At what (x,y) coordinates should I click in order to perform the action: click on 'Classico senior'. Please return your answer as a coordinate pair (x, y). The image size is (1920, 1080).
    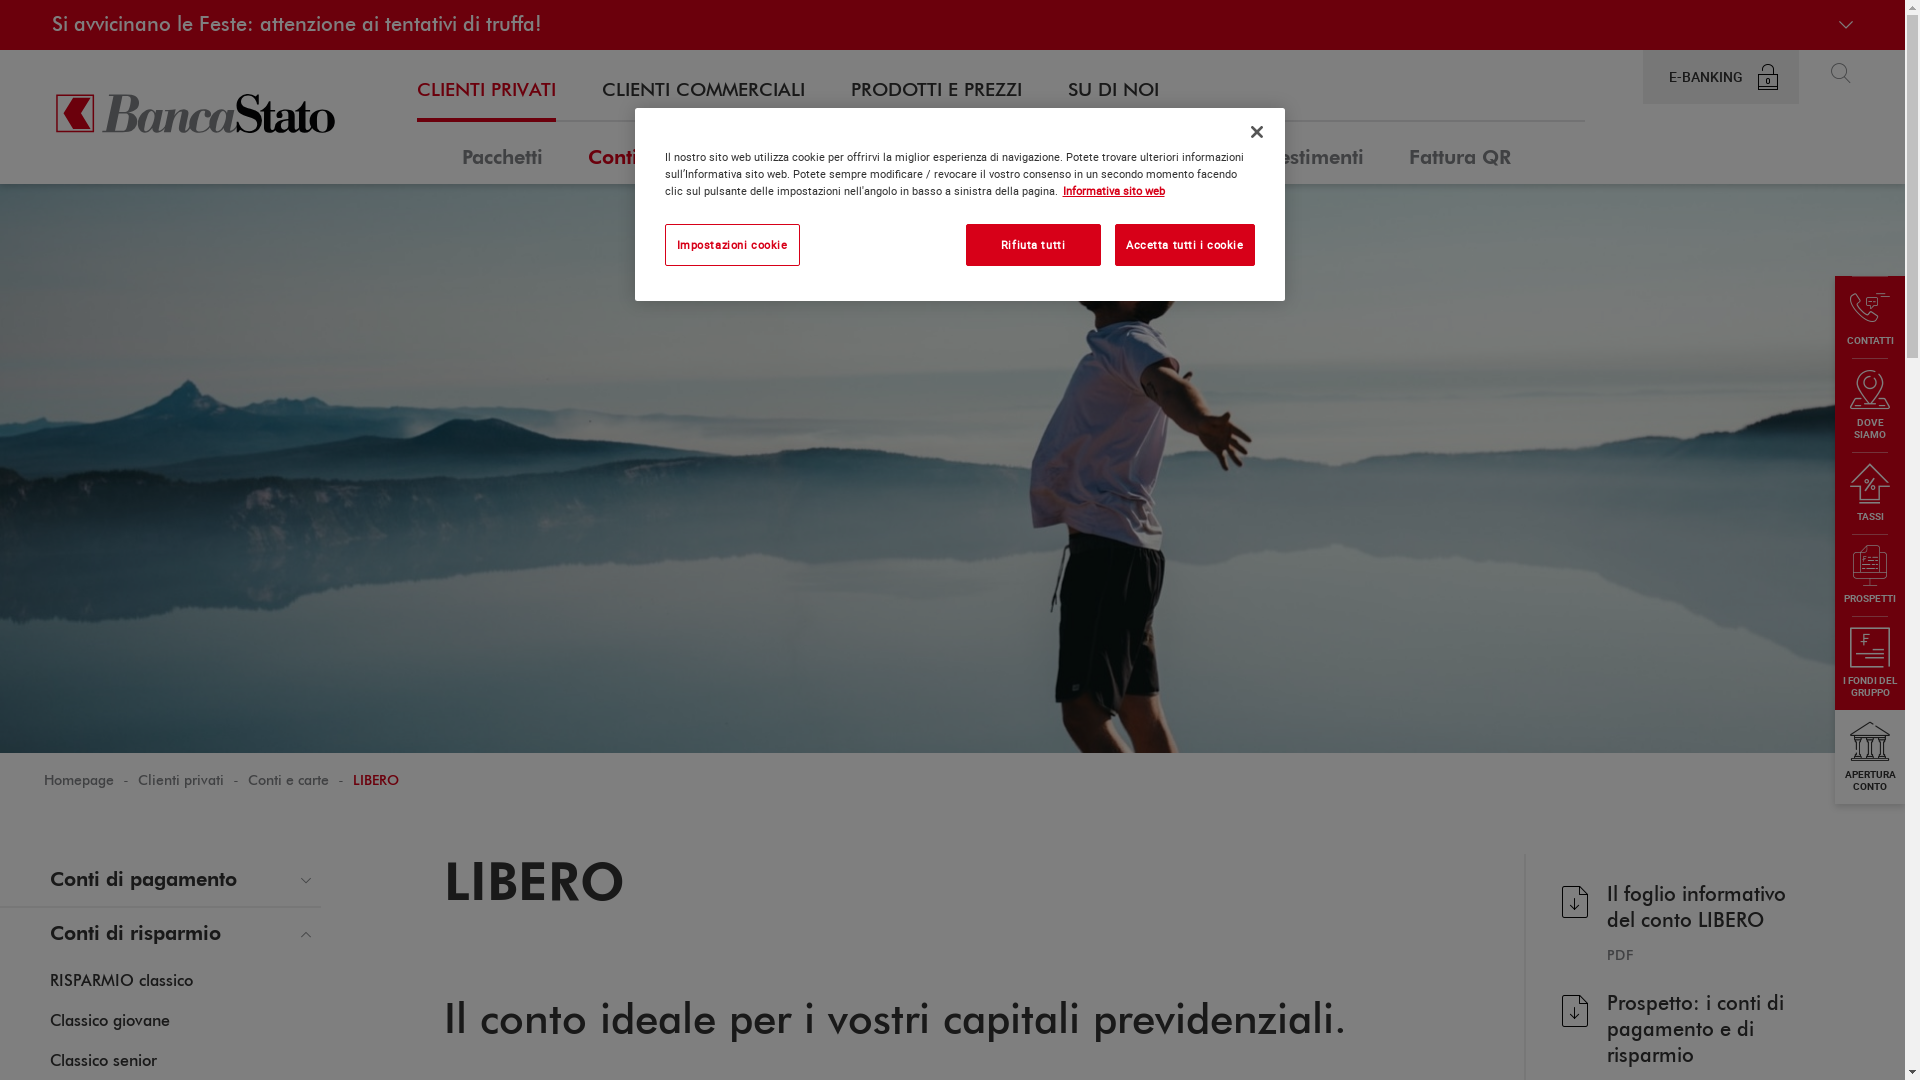
    Looking at the image, I should click on (102, 1060).